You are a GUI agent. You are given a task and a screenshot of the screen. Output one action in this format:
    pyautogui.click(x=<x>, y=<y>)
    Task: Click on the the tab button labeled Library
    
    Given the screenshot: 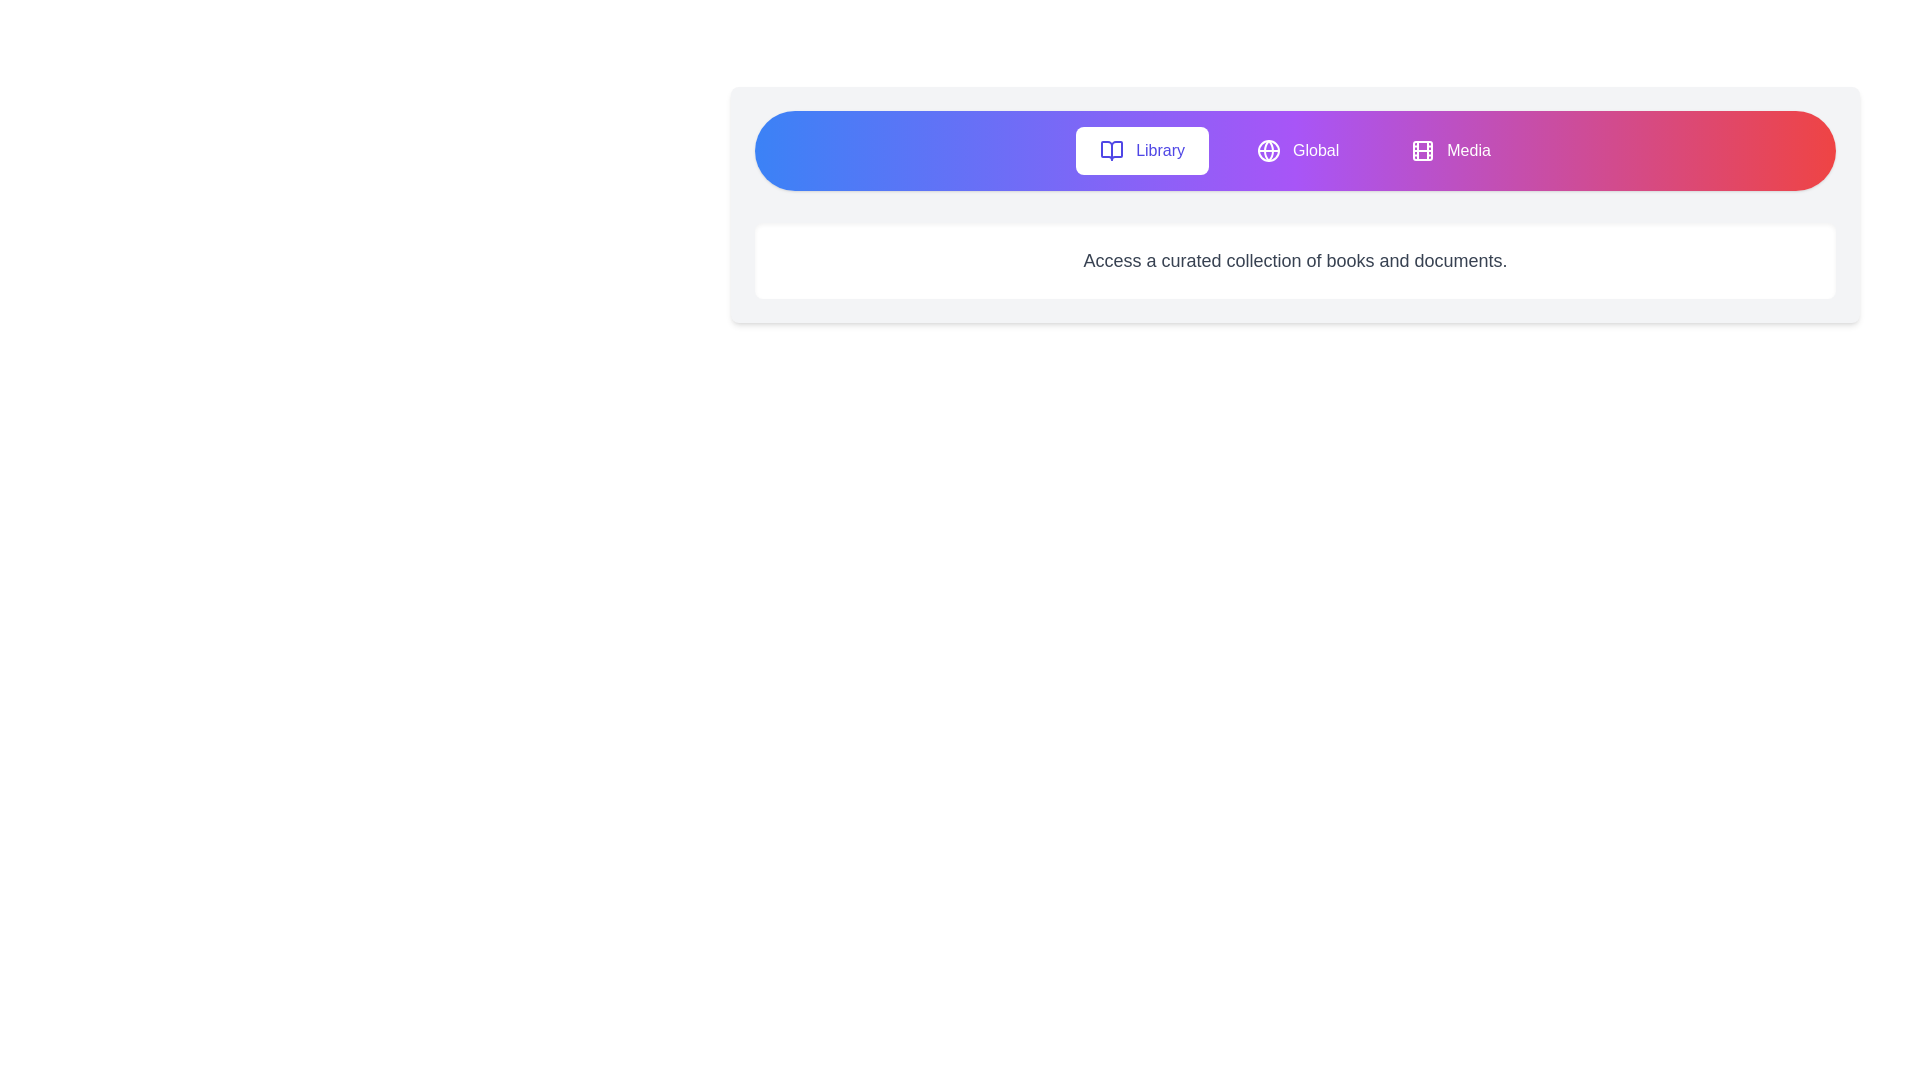 What is the action you would take?
    pyautogui.click(x=1142, y=149)
    